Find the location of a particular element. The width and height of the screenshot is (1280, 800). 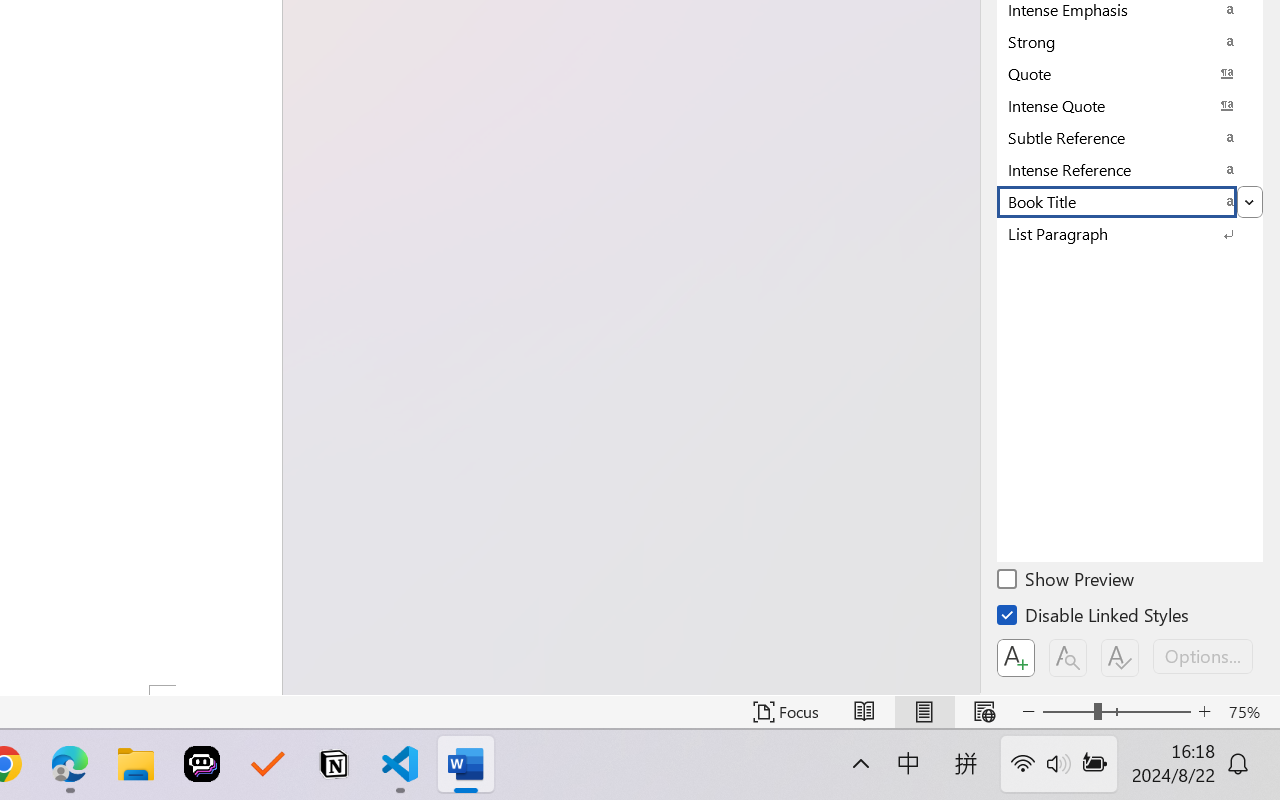

'Intense Reference' is located at coordinates (1130, 168).